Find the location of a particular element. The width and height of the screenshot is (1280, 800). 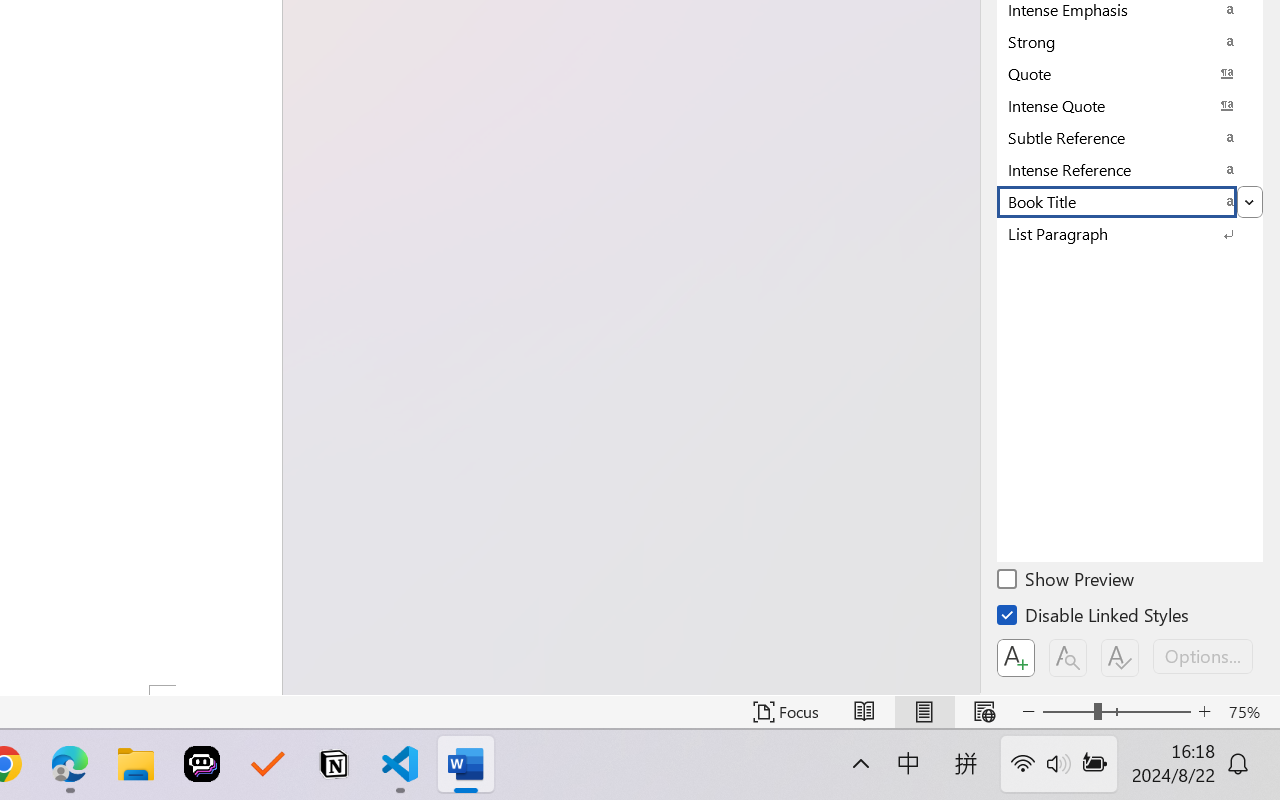

'Intense Reference' is located at coordinates (1130, 168).